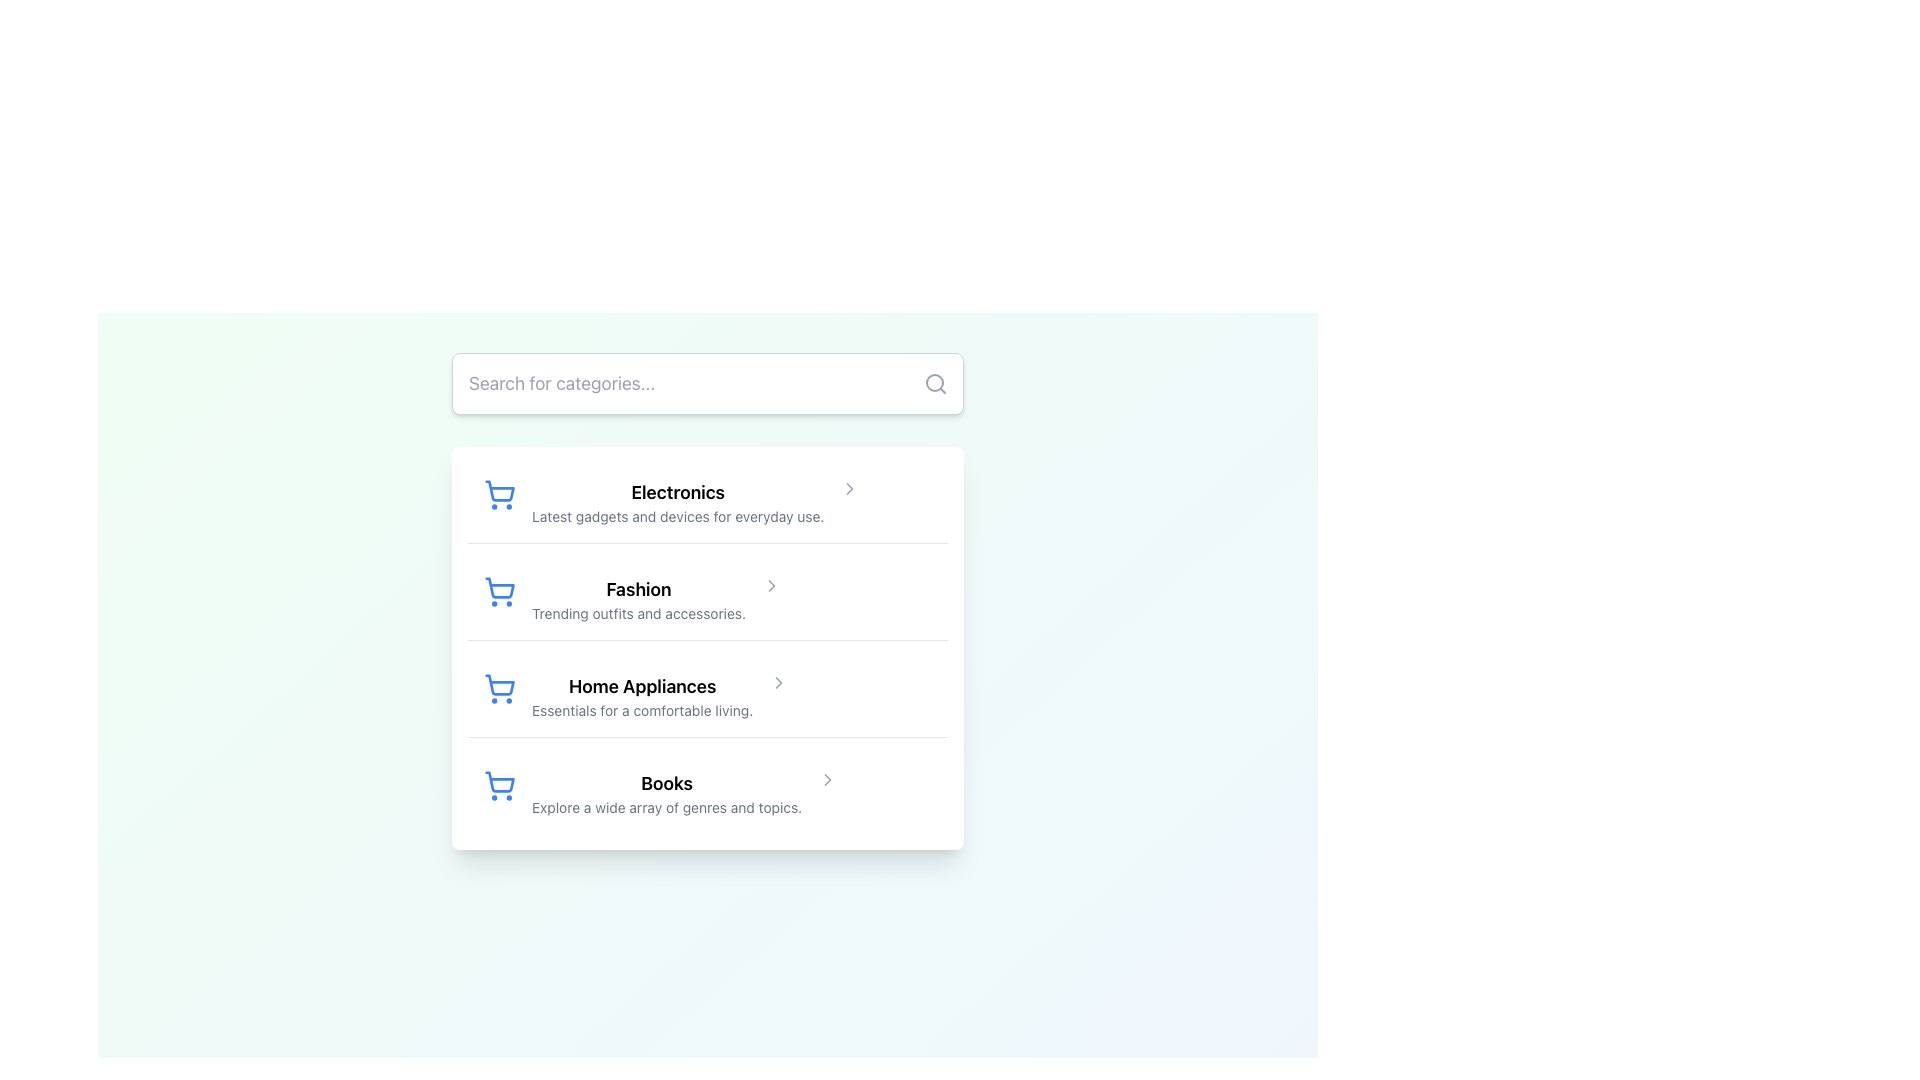 Image resolution: width=1920 pixels, height=1080 pixels. What do you see at coordinates (500, 587) in the screenshot?
I see `the shopping cart icon, which is a minimalistic outline style with blue strokes, located to the left of the 'Fashion' list item` at bounding box center [500, 587].